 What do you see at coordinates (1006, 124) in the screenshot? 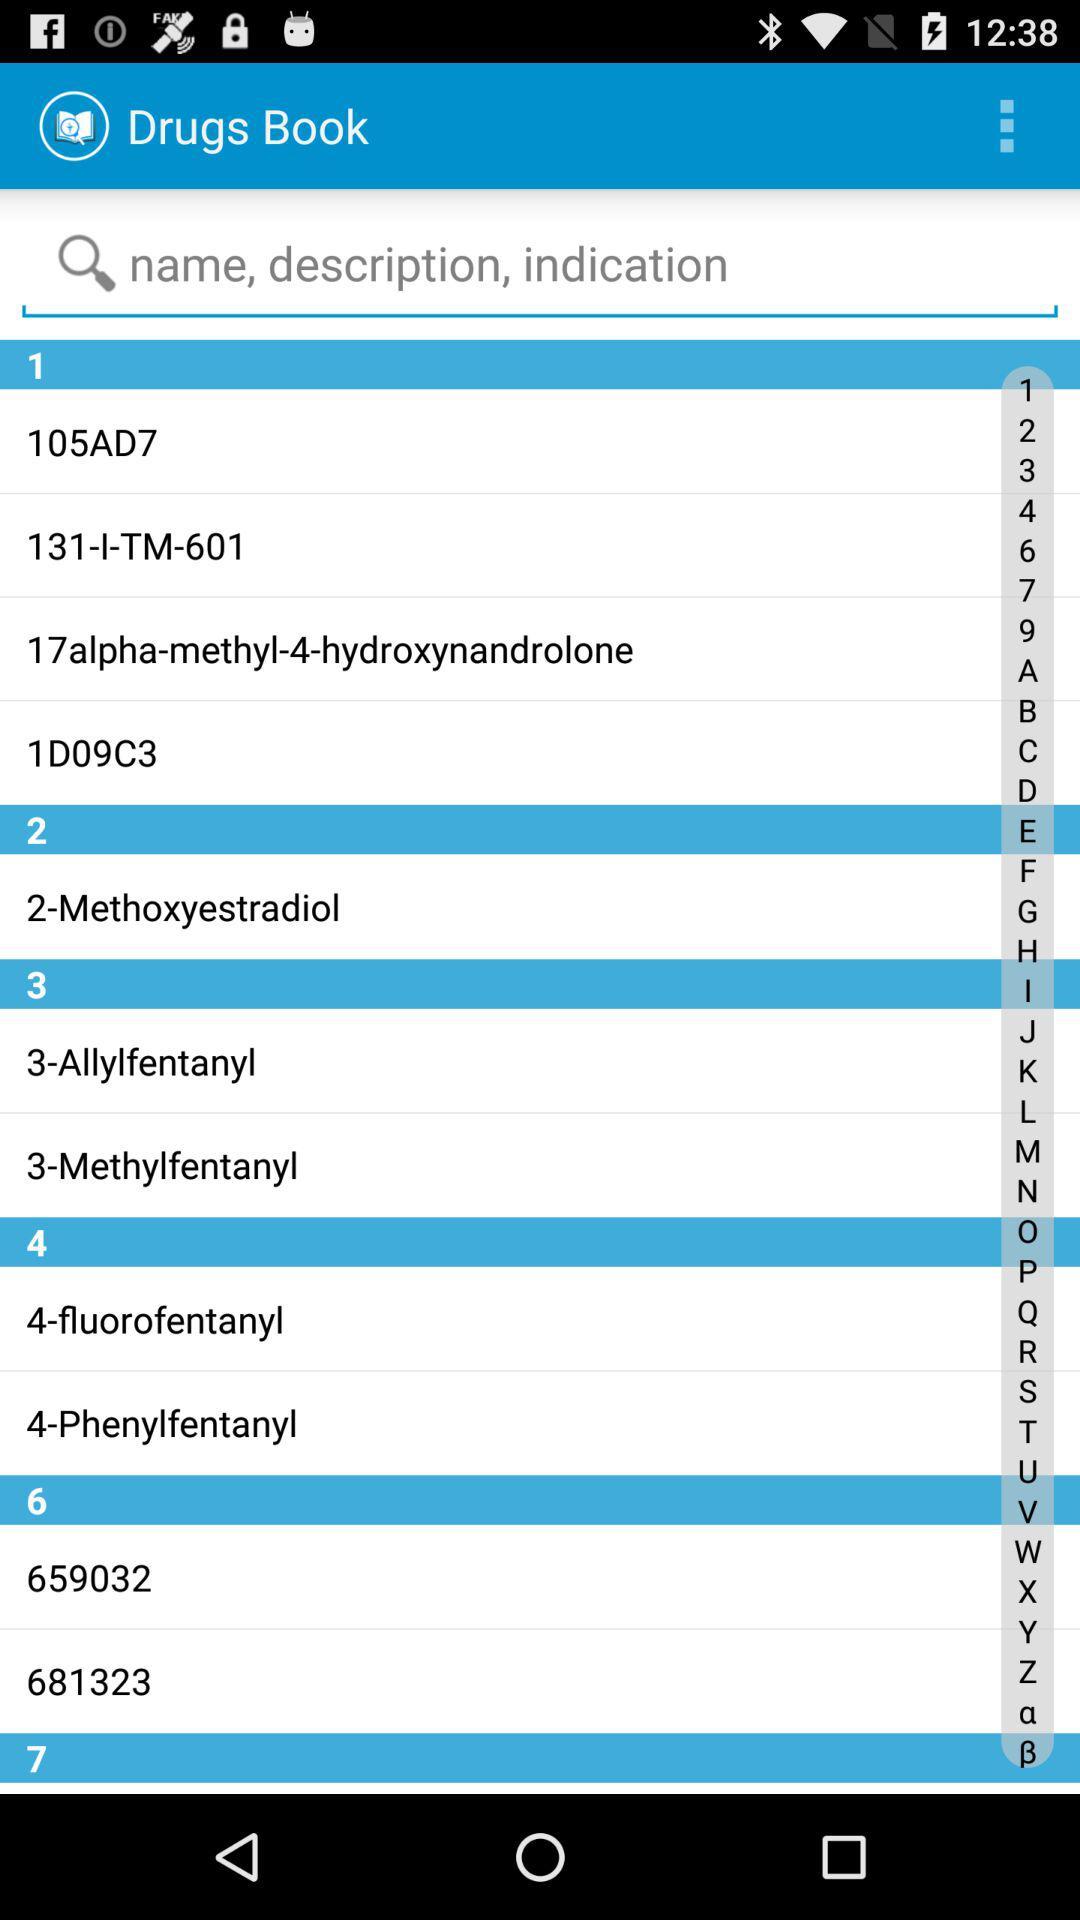
I see `the icon at the top right corner of the page` at bounding box center [1006, 124].